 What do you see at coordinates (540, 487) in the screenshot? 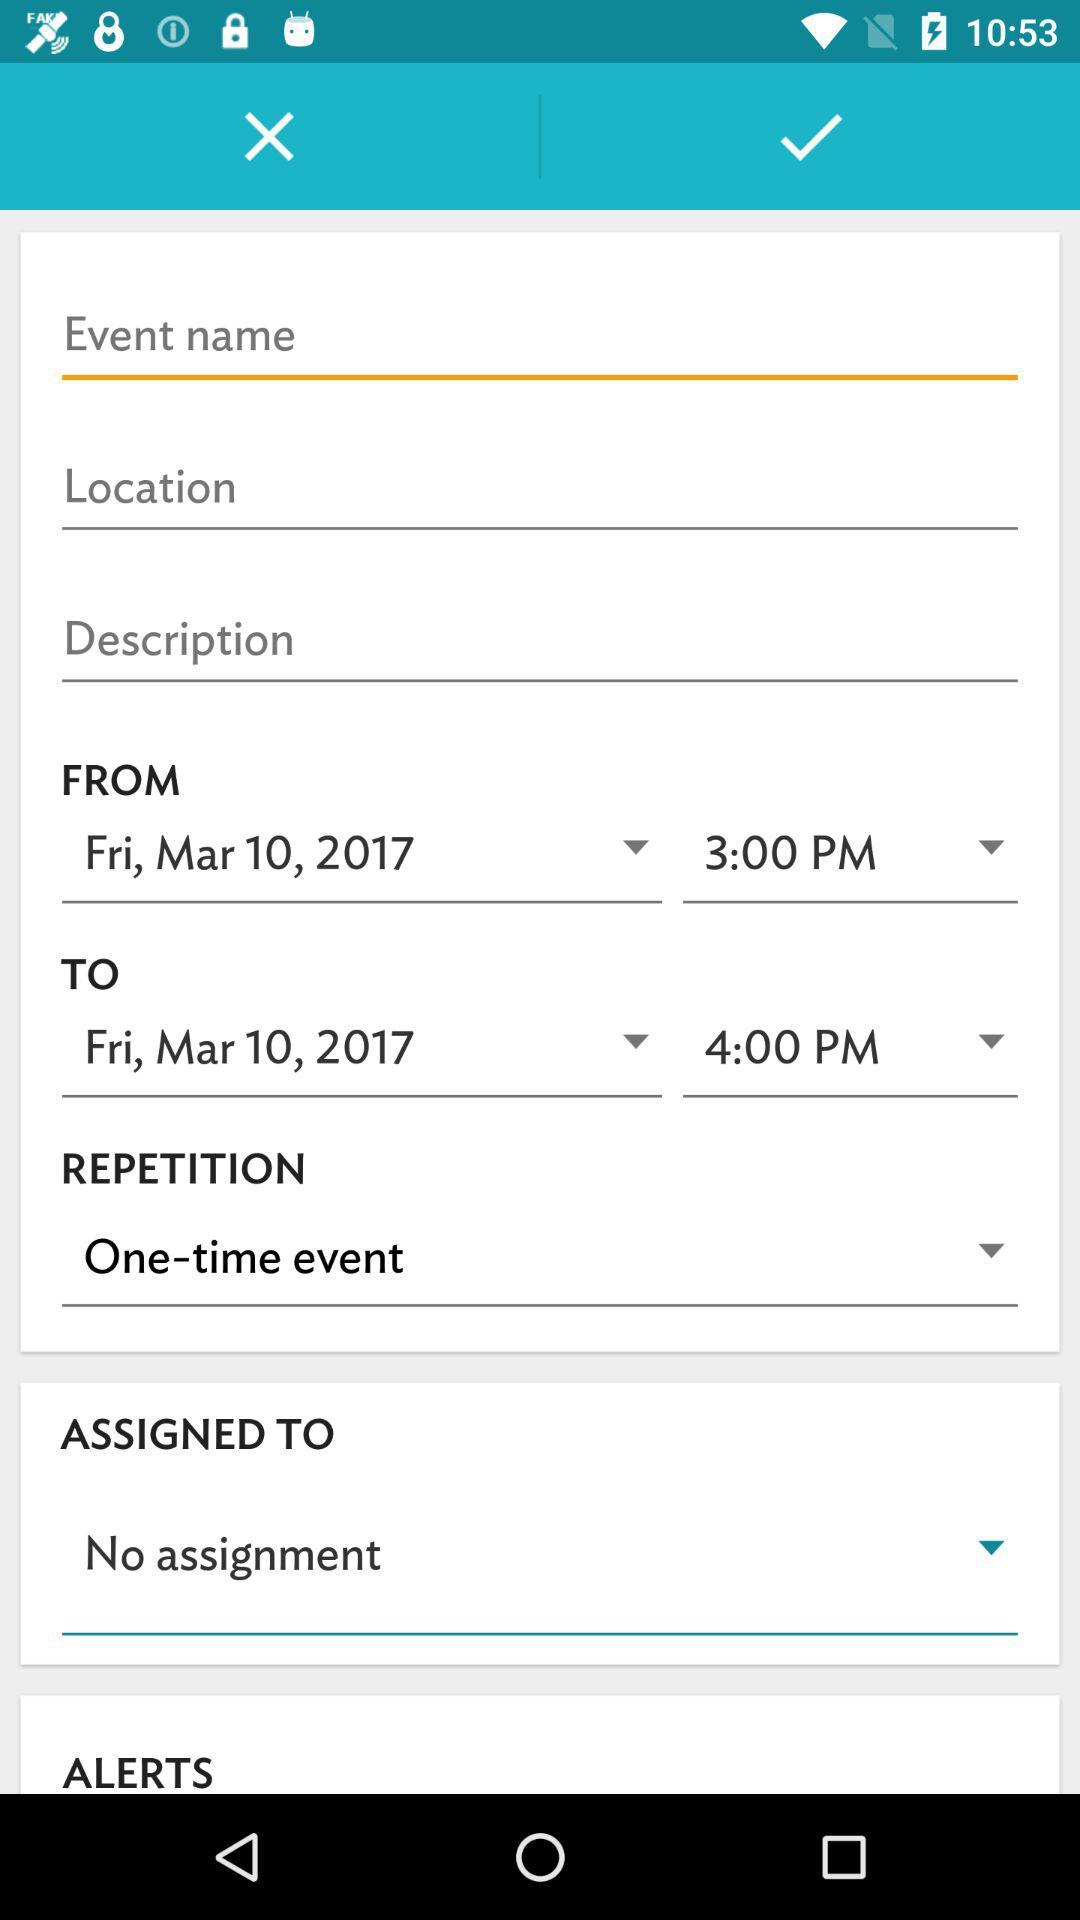
I see `event location` at bounding box center [540, 487].